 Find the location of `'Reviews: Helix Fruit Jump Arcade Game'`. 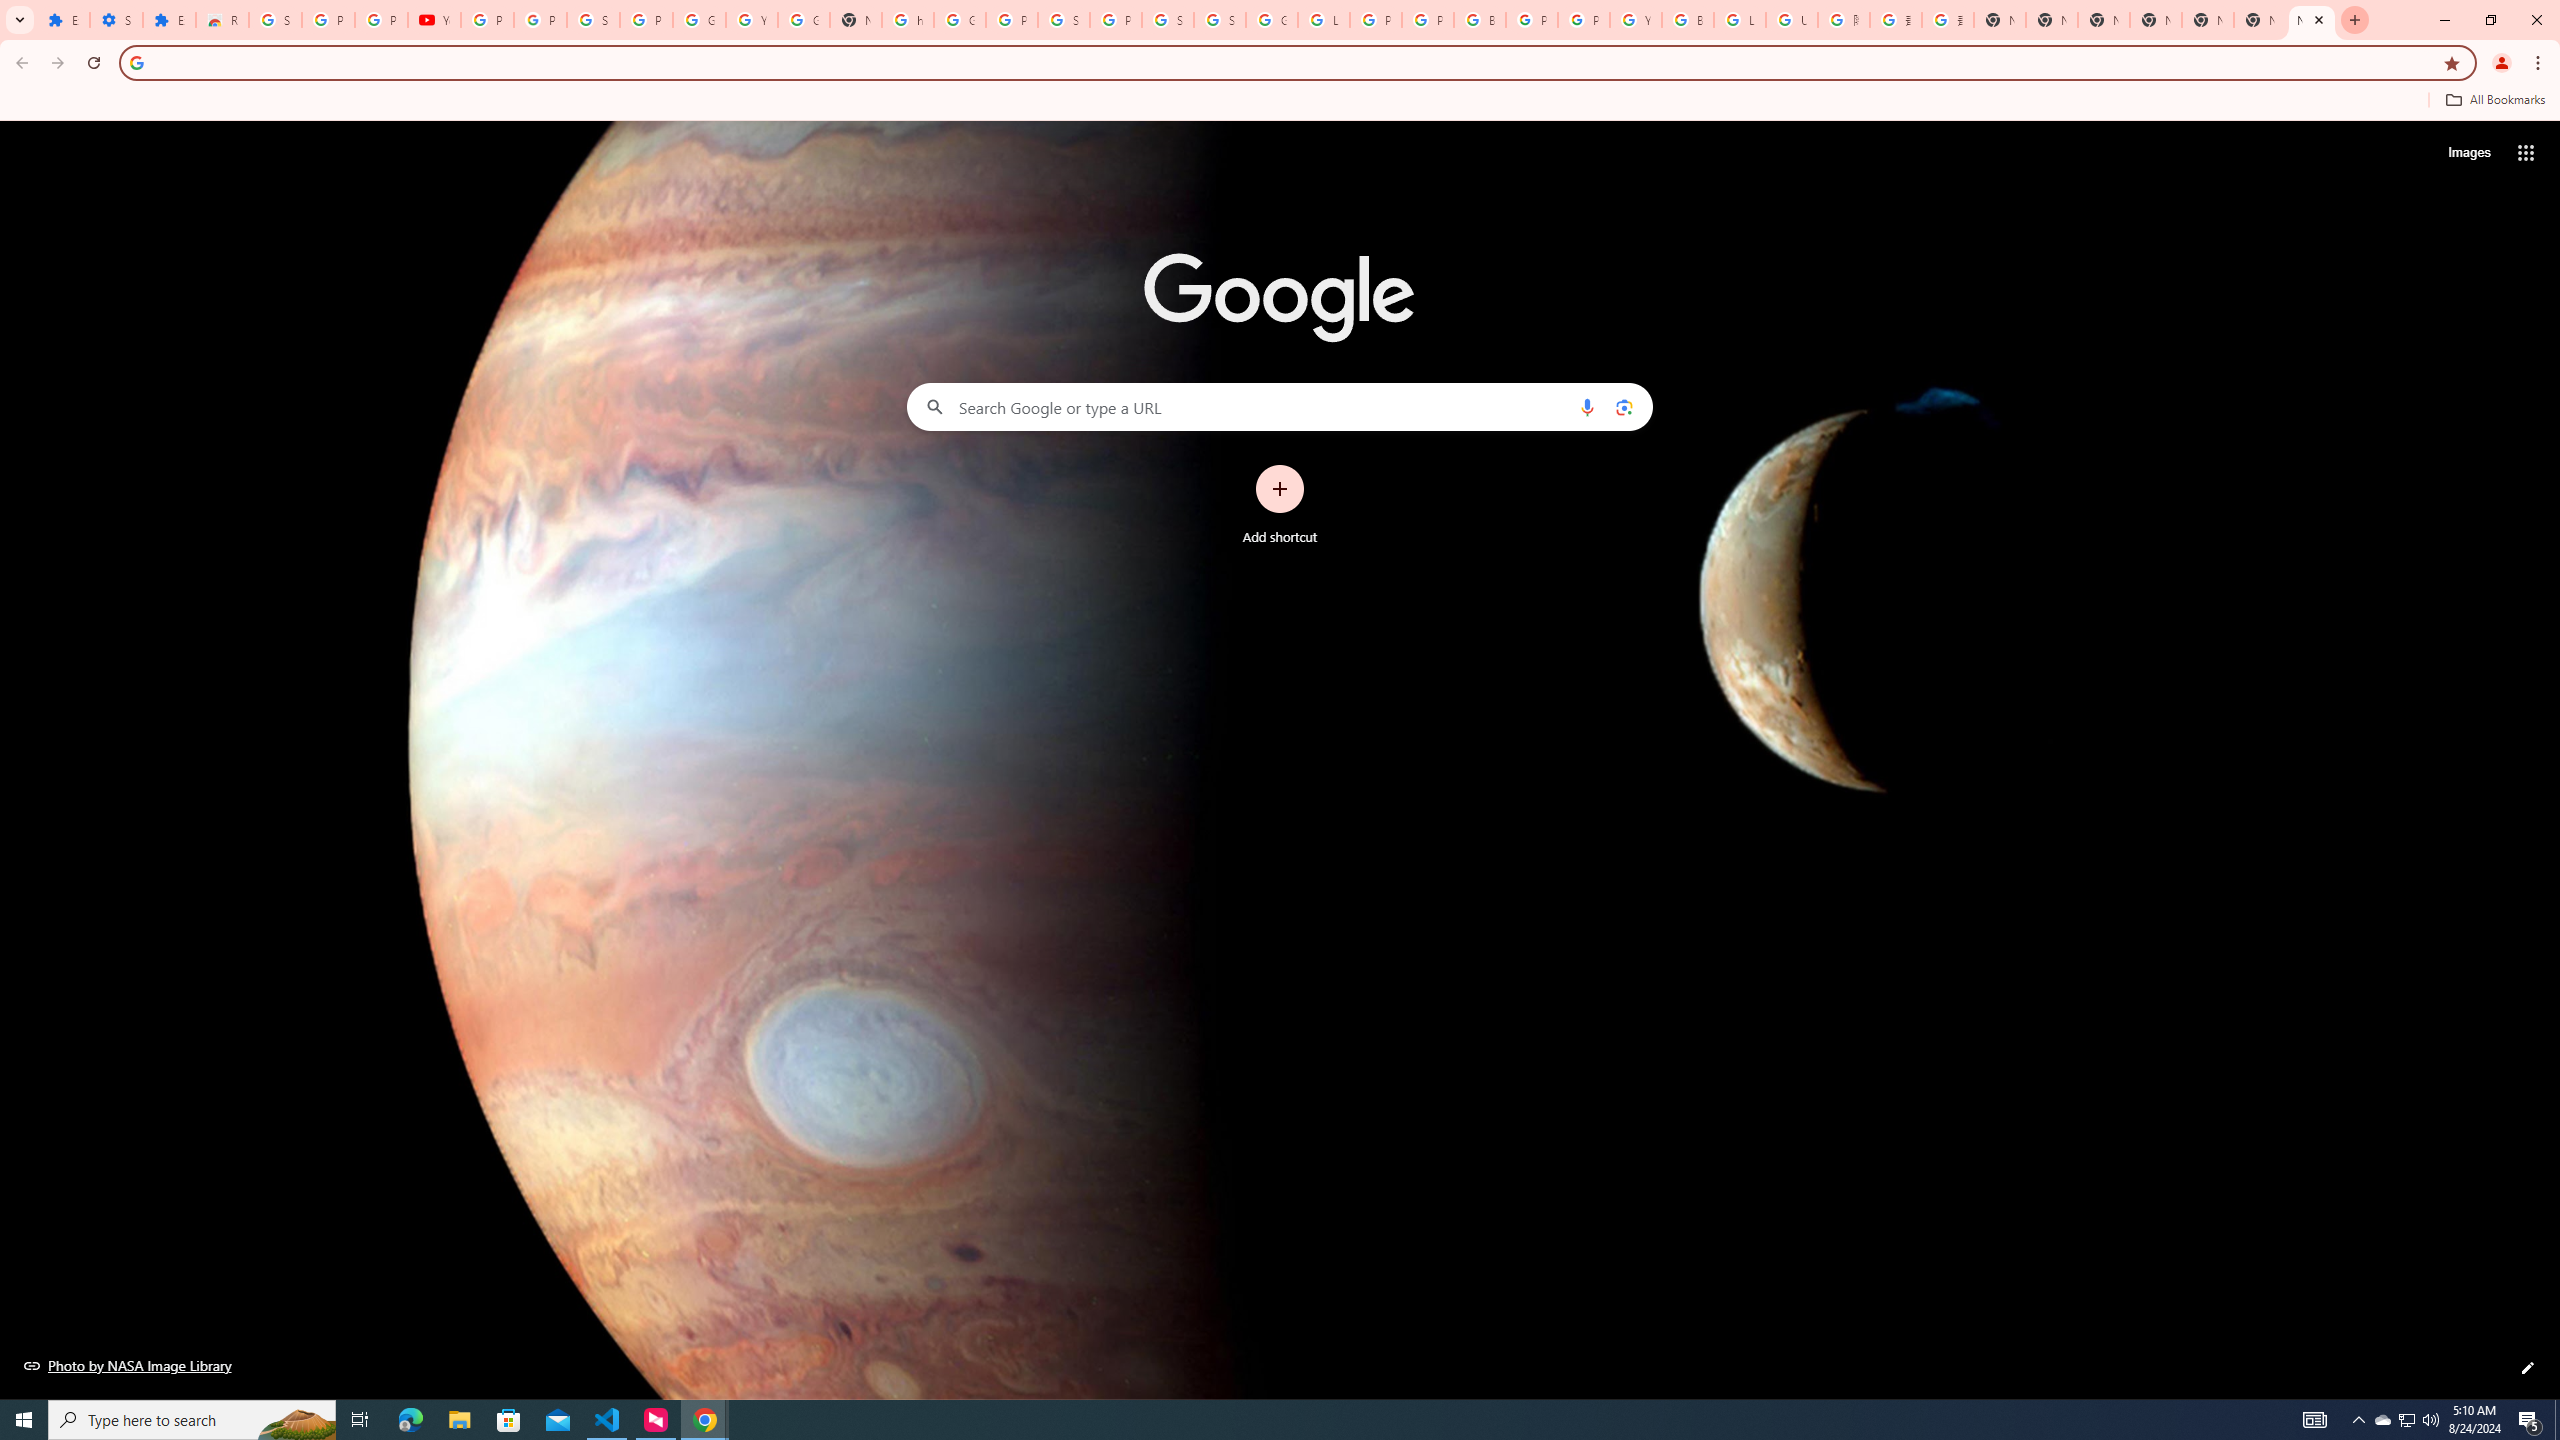

'Reviews: Helix Fruit Jump Arcade Game' is located at coordinates (221, 19).